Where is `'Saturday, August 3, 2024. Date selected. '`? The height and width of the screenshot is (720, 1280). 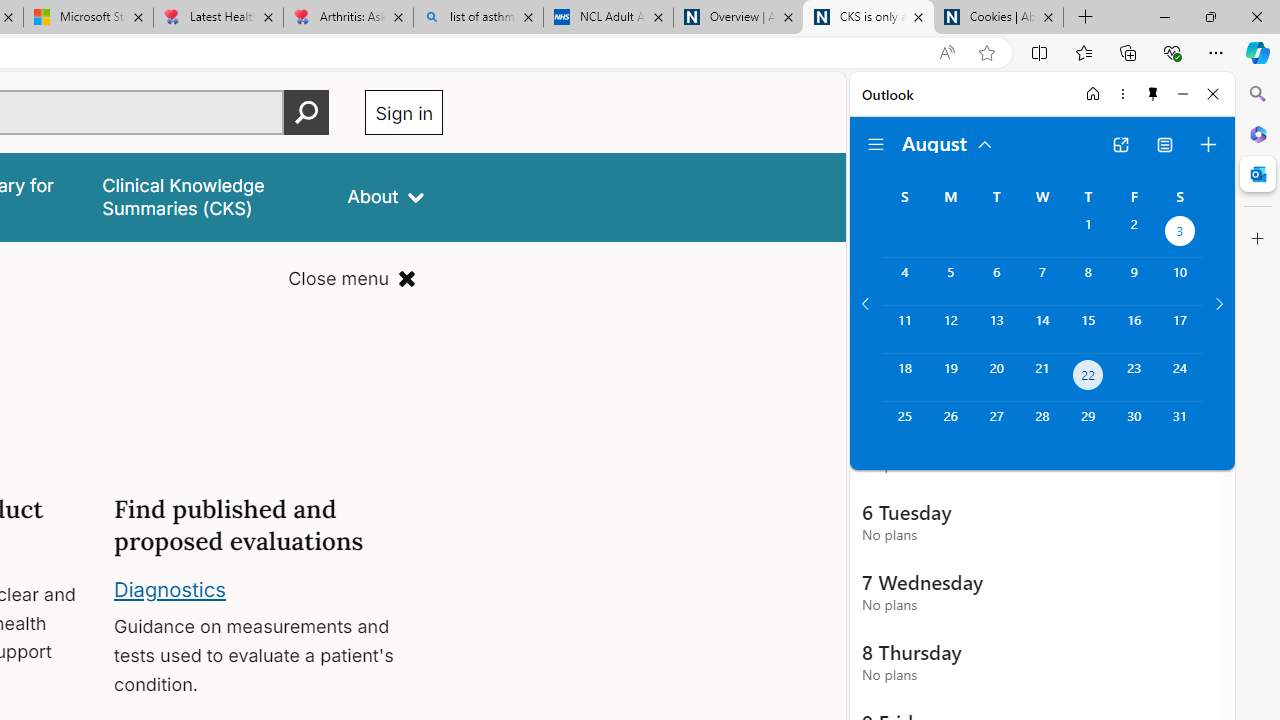 'Saturday, August 3, 2024. Date selected. ' is located at coordinates (1180, 232).